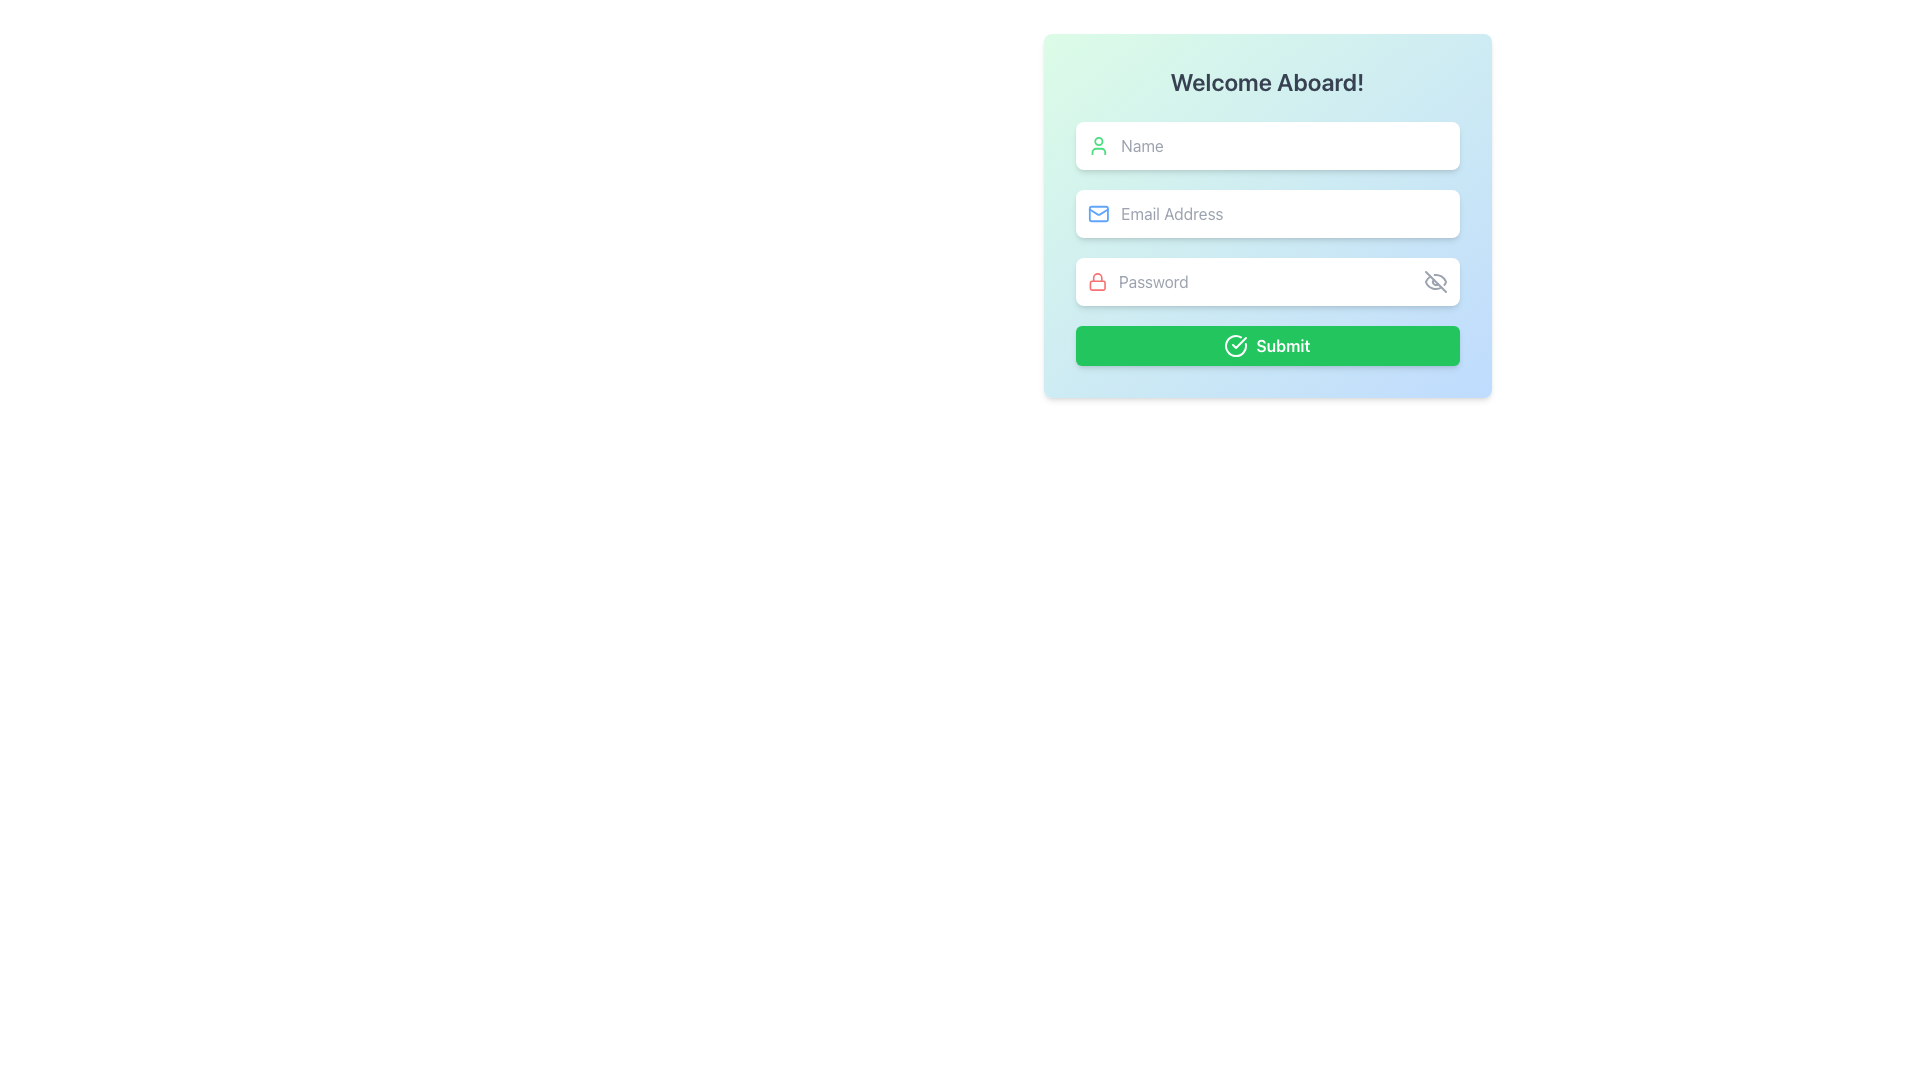  What do you see at coordinates (1096, 285) in the screenshot?
I see `the rectangle representing the lock mechanism within the password field, which is the third input field under the 'Welcome Aboard!' banner` at bounding box center [1096, 285].